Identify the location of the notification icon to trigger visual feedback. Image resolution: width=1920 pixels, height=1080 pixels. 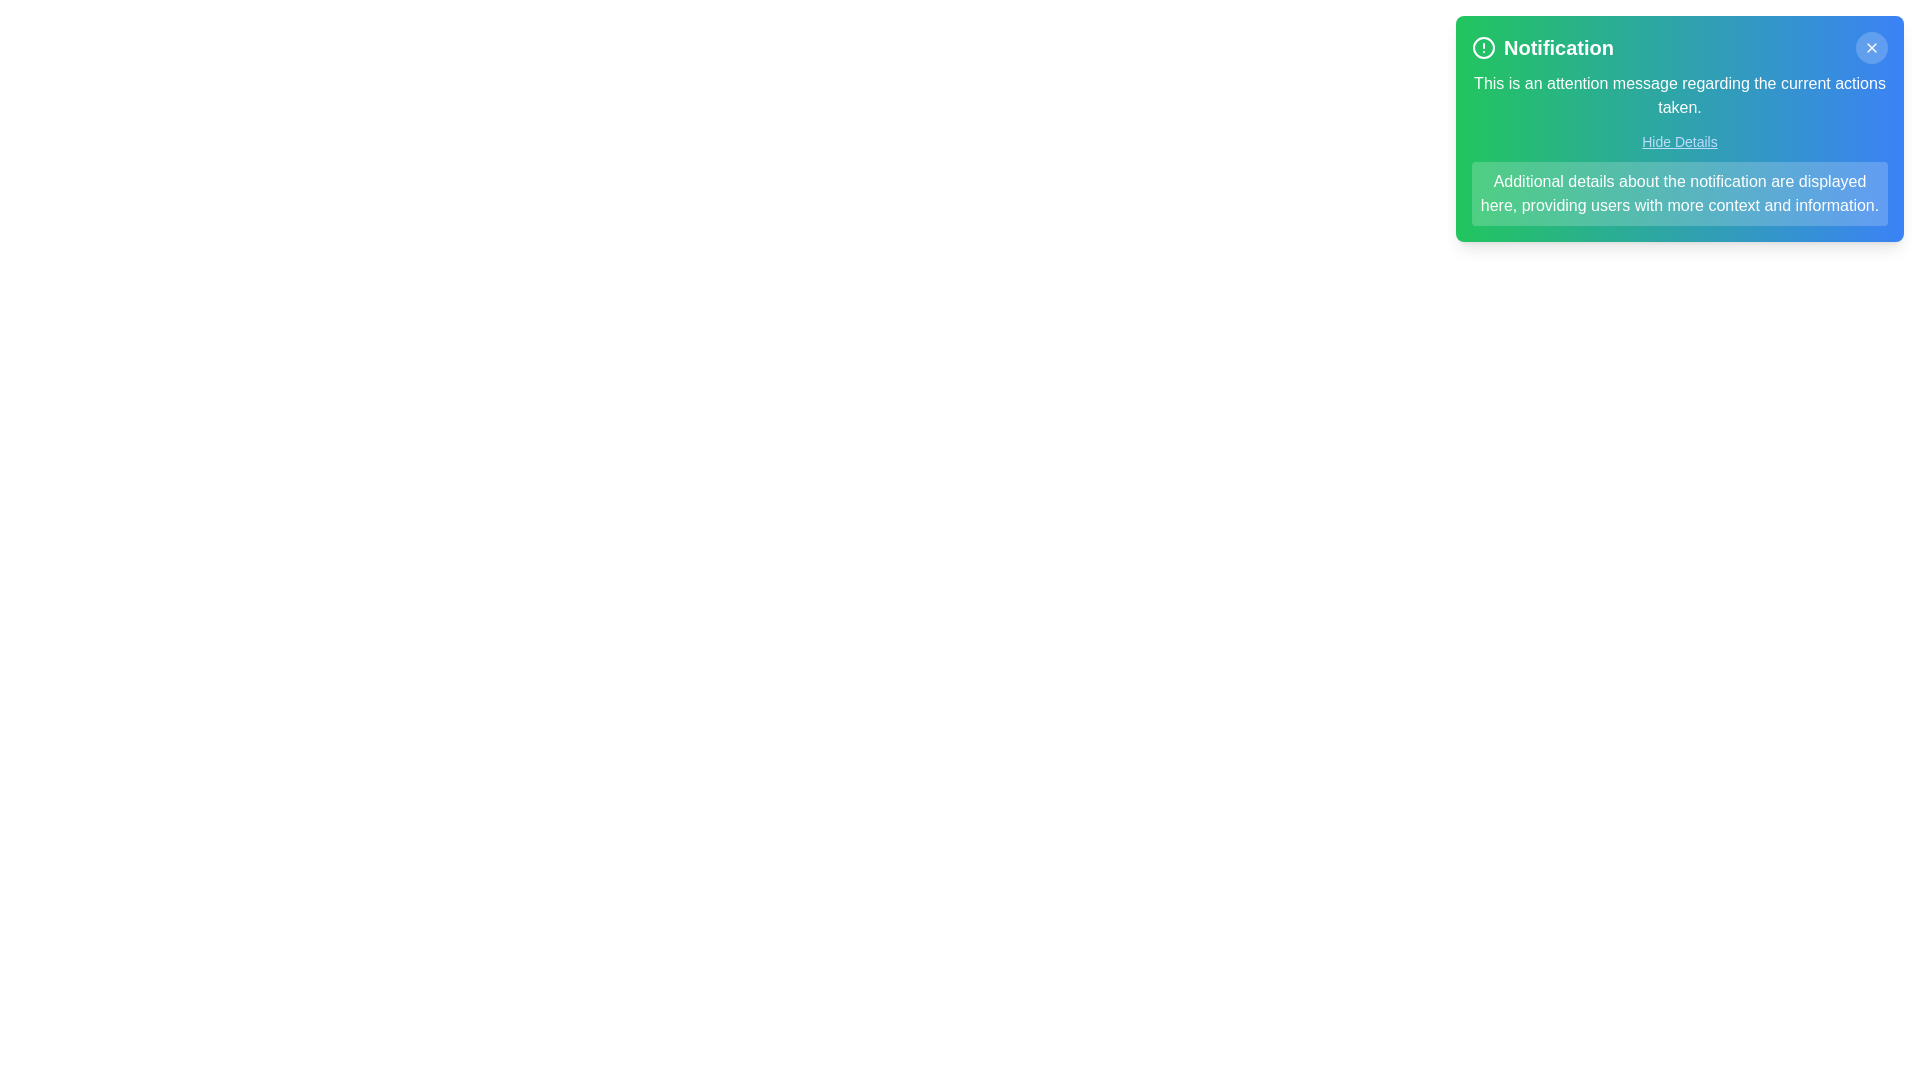
(1483, 46).